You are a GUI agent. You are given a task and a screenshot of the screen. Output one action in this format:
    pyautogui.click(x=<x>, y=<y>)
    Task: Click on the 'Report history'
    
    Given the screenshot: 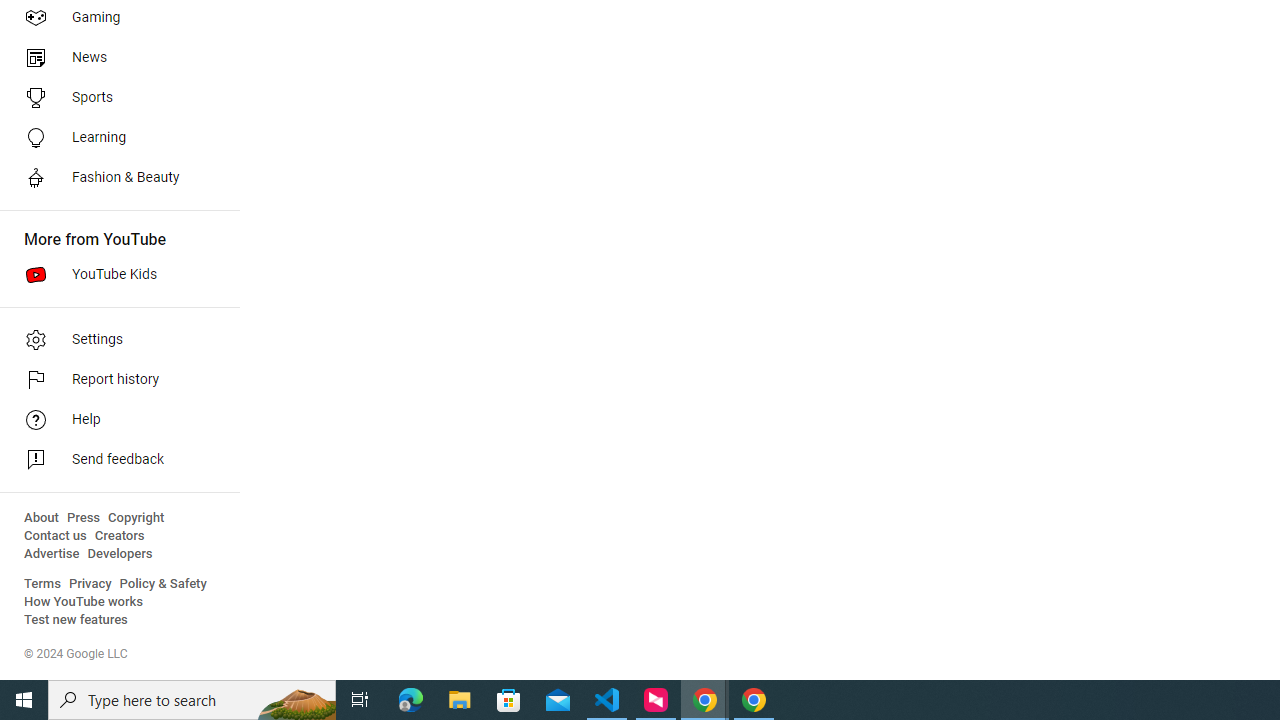 What is the action you would take?
    pyautogui.click(x=112, y=380)
    